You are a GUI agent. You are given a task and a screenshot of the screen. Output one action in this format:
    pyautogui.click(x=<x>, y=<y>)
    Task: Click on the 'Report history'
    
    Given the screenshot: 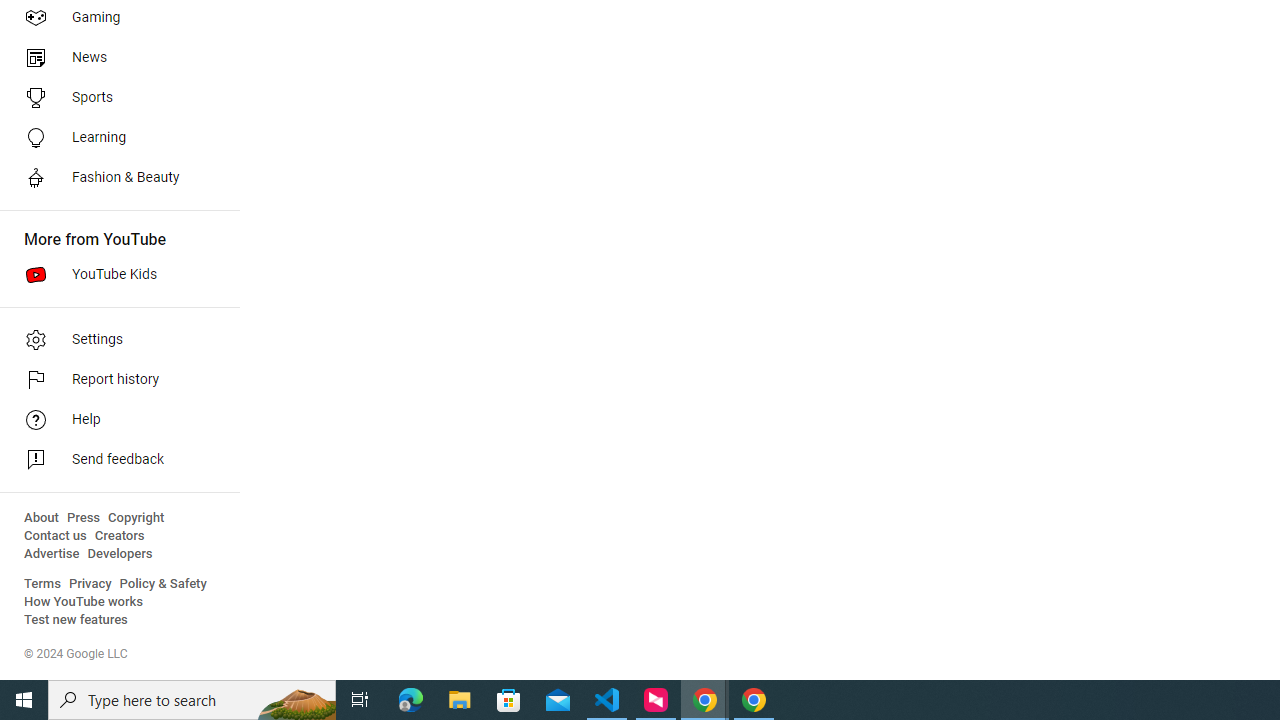 What is the action you would take?
    pyautogui.click(x=112, y=380)
    